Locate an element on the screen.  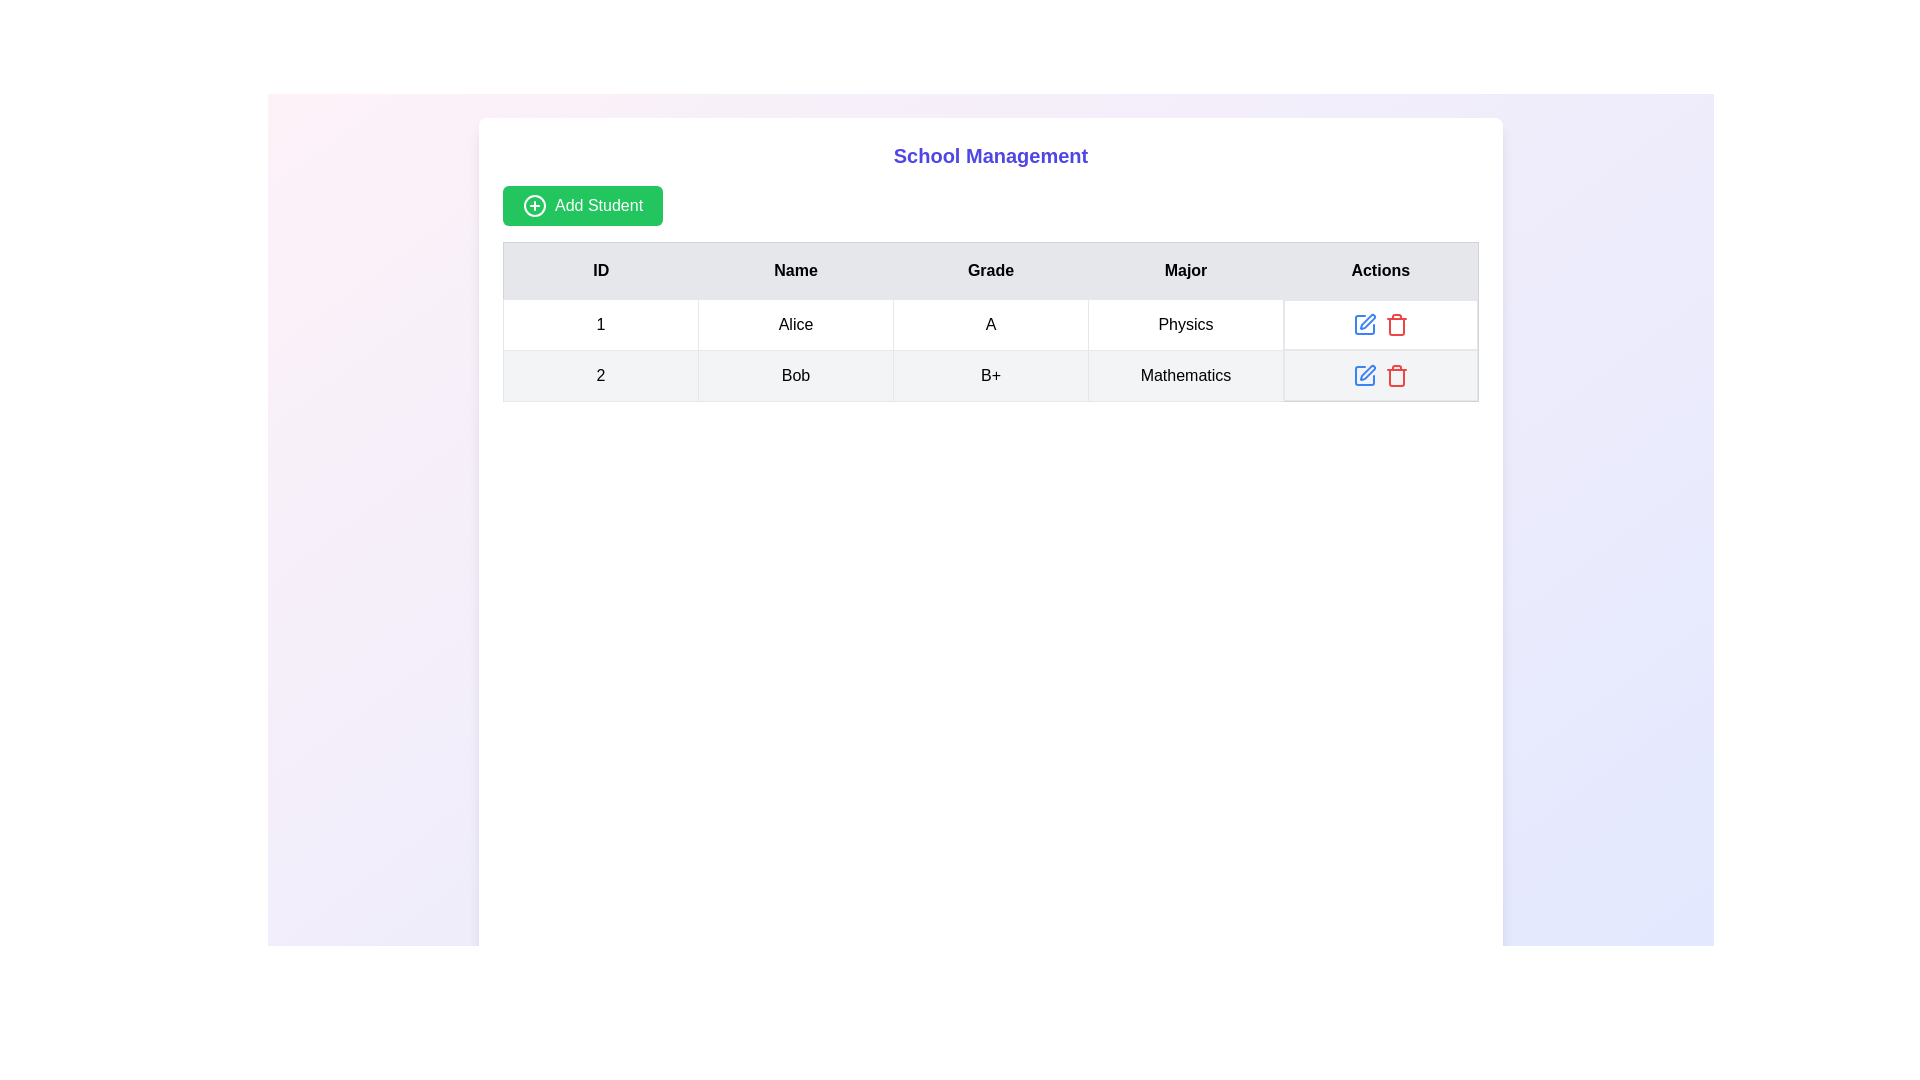
the circular '+' icon with a green background located within the 'Add Student' button, positioned to the left of the text label is located at coordinates (534, 205).